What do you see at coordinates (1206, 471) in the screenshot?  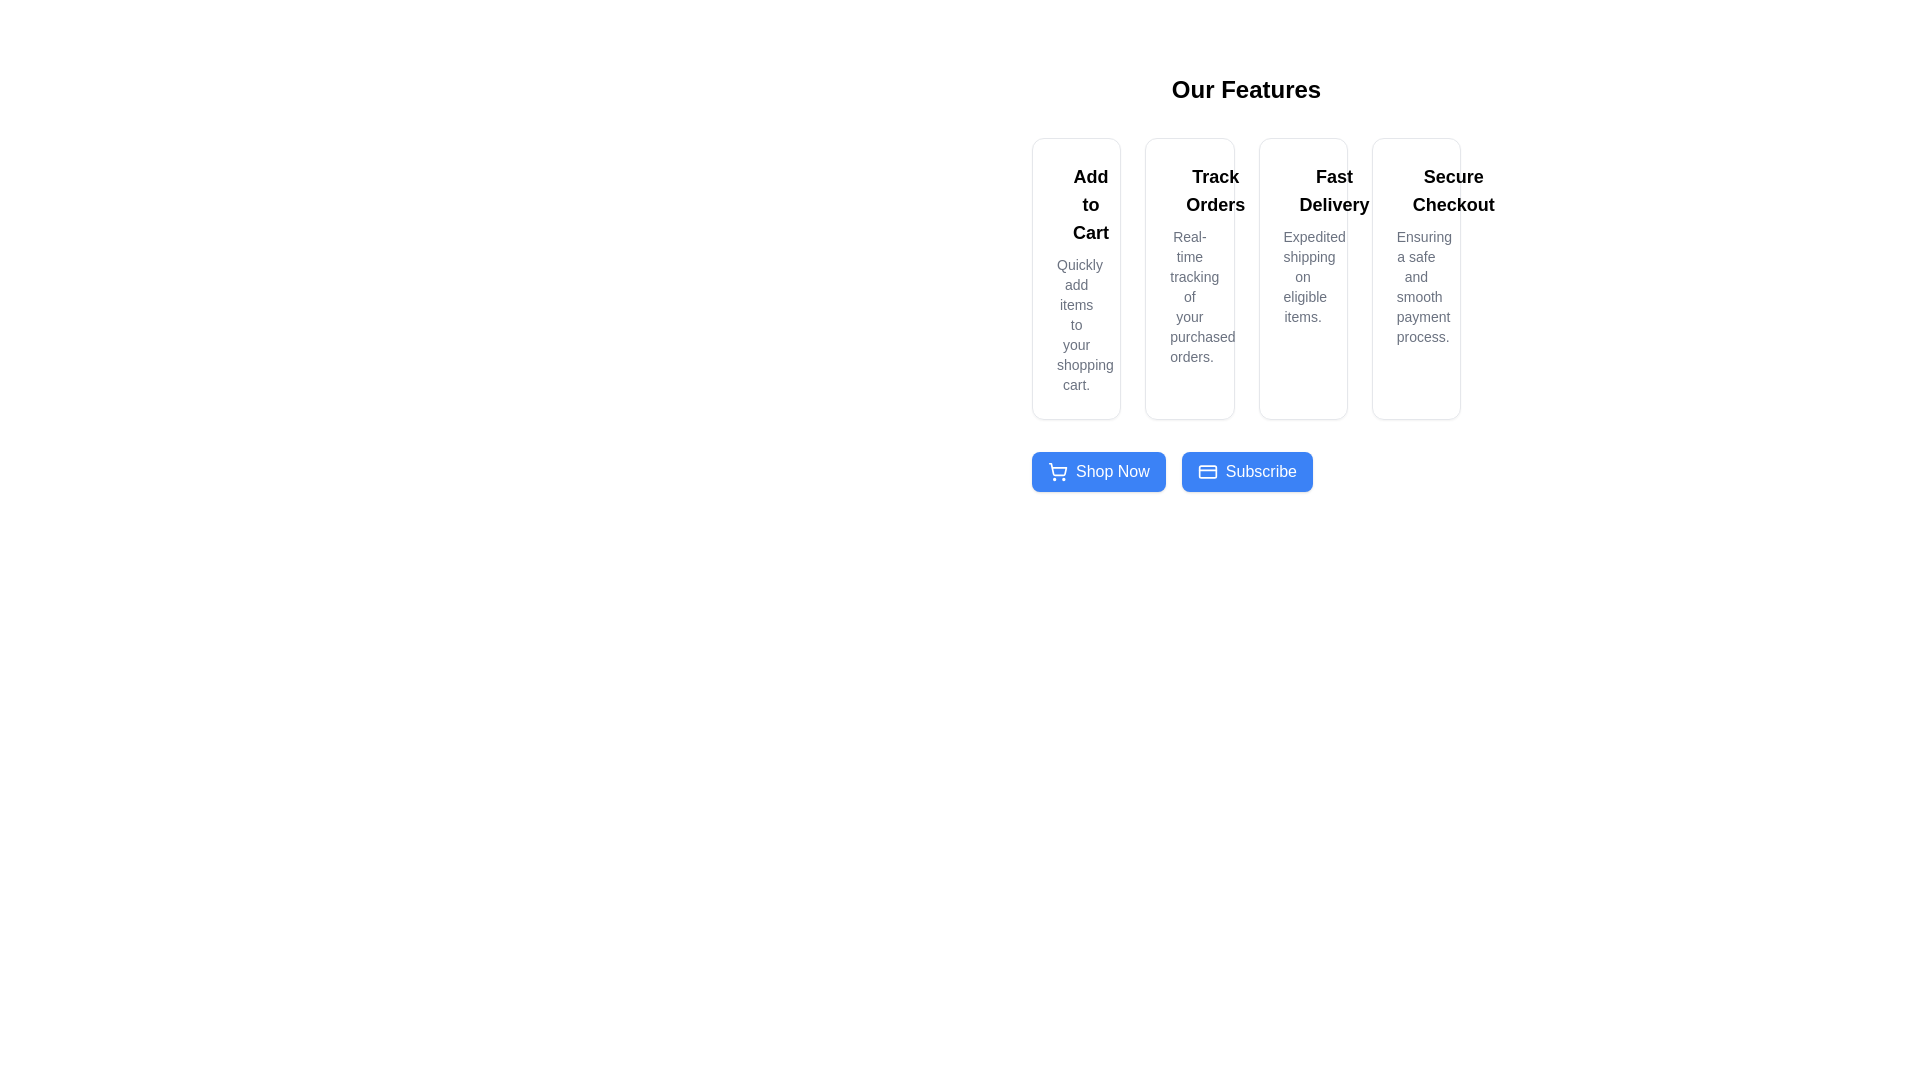 I see `the decorative rectangle within the credit card icon of the 'Subscribe' button located at the bottom center of the interface` at bounding box center [1206, 471].